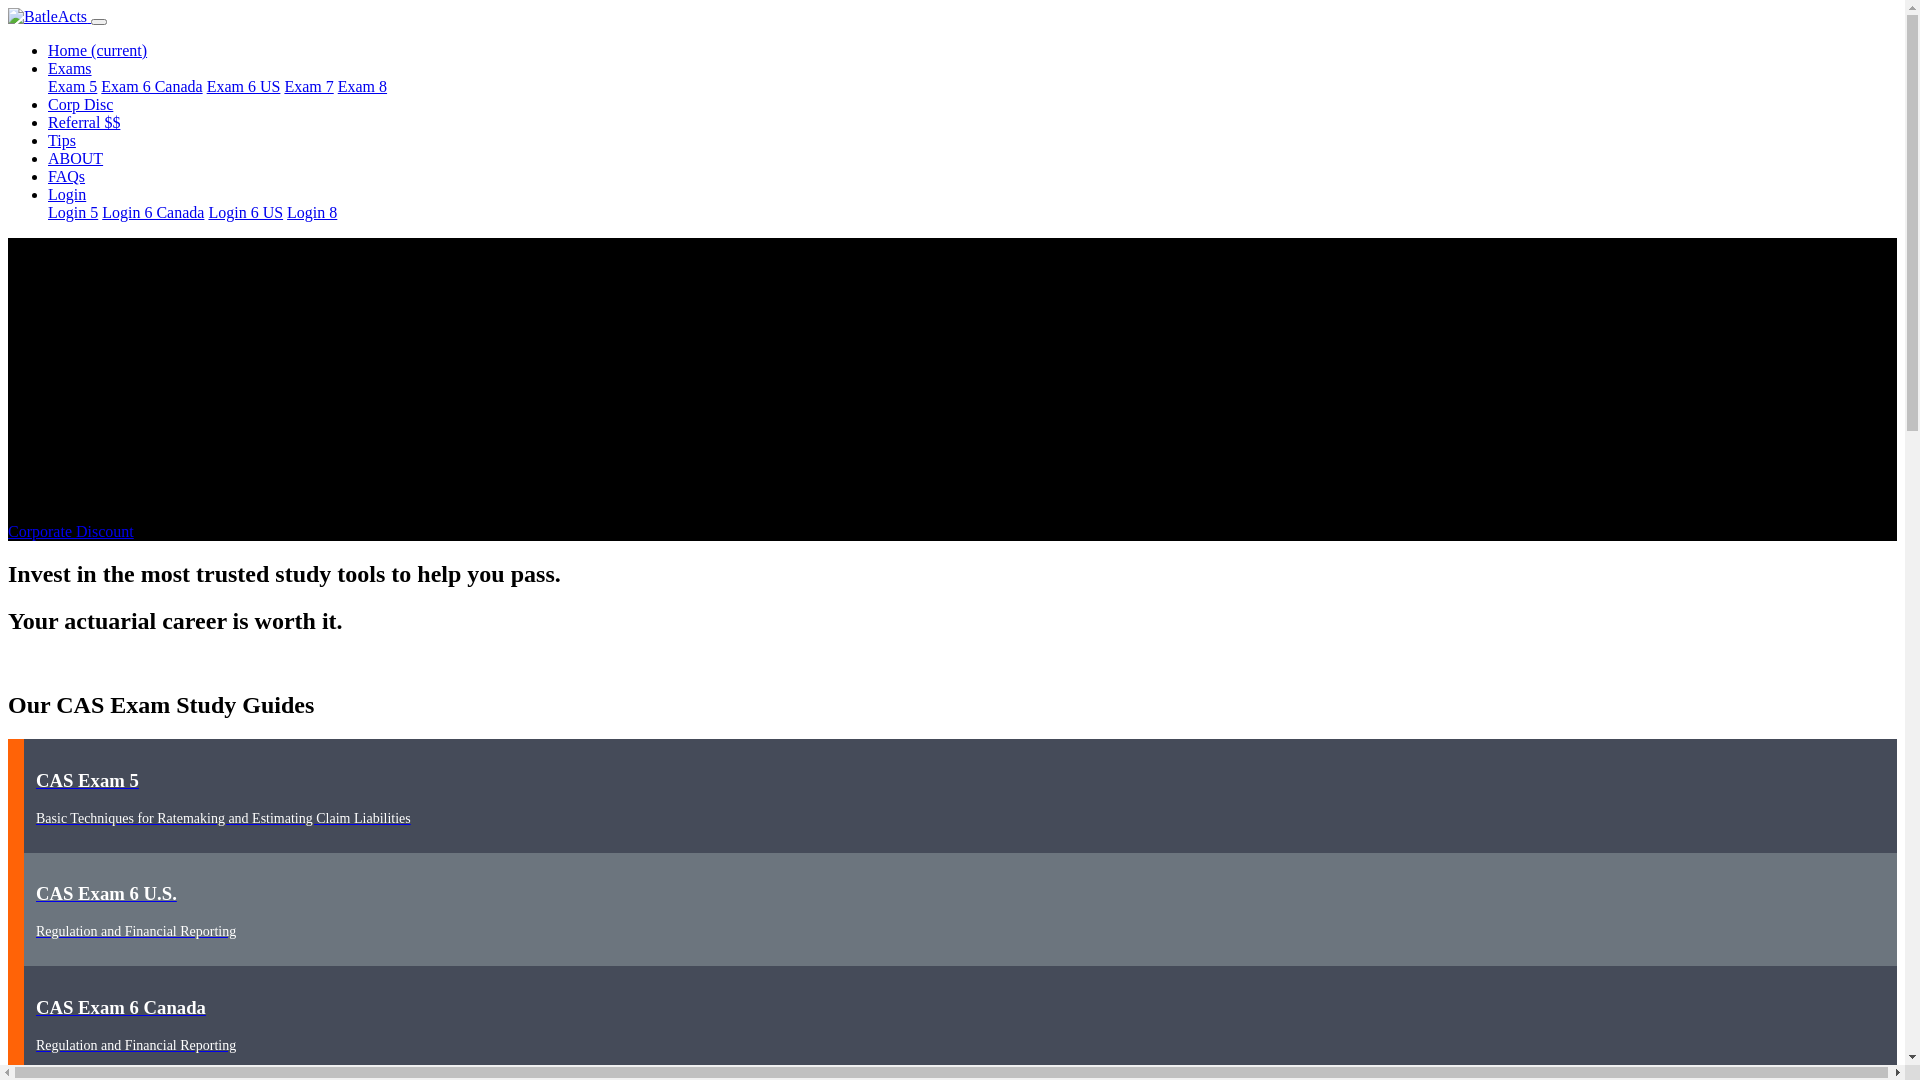 Image resolution: width=1920 pixels, height=1080 pixels. What do you see at coordinates (48, 157) in the screenshot?
I see `'ABOUT'` at bounding box center [48, 157].